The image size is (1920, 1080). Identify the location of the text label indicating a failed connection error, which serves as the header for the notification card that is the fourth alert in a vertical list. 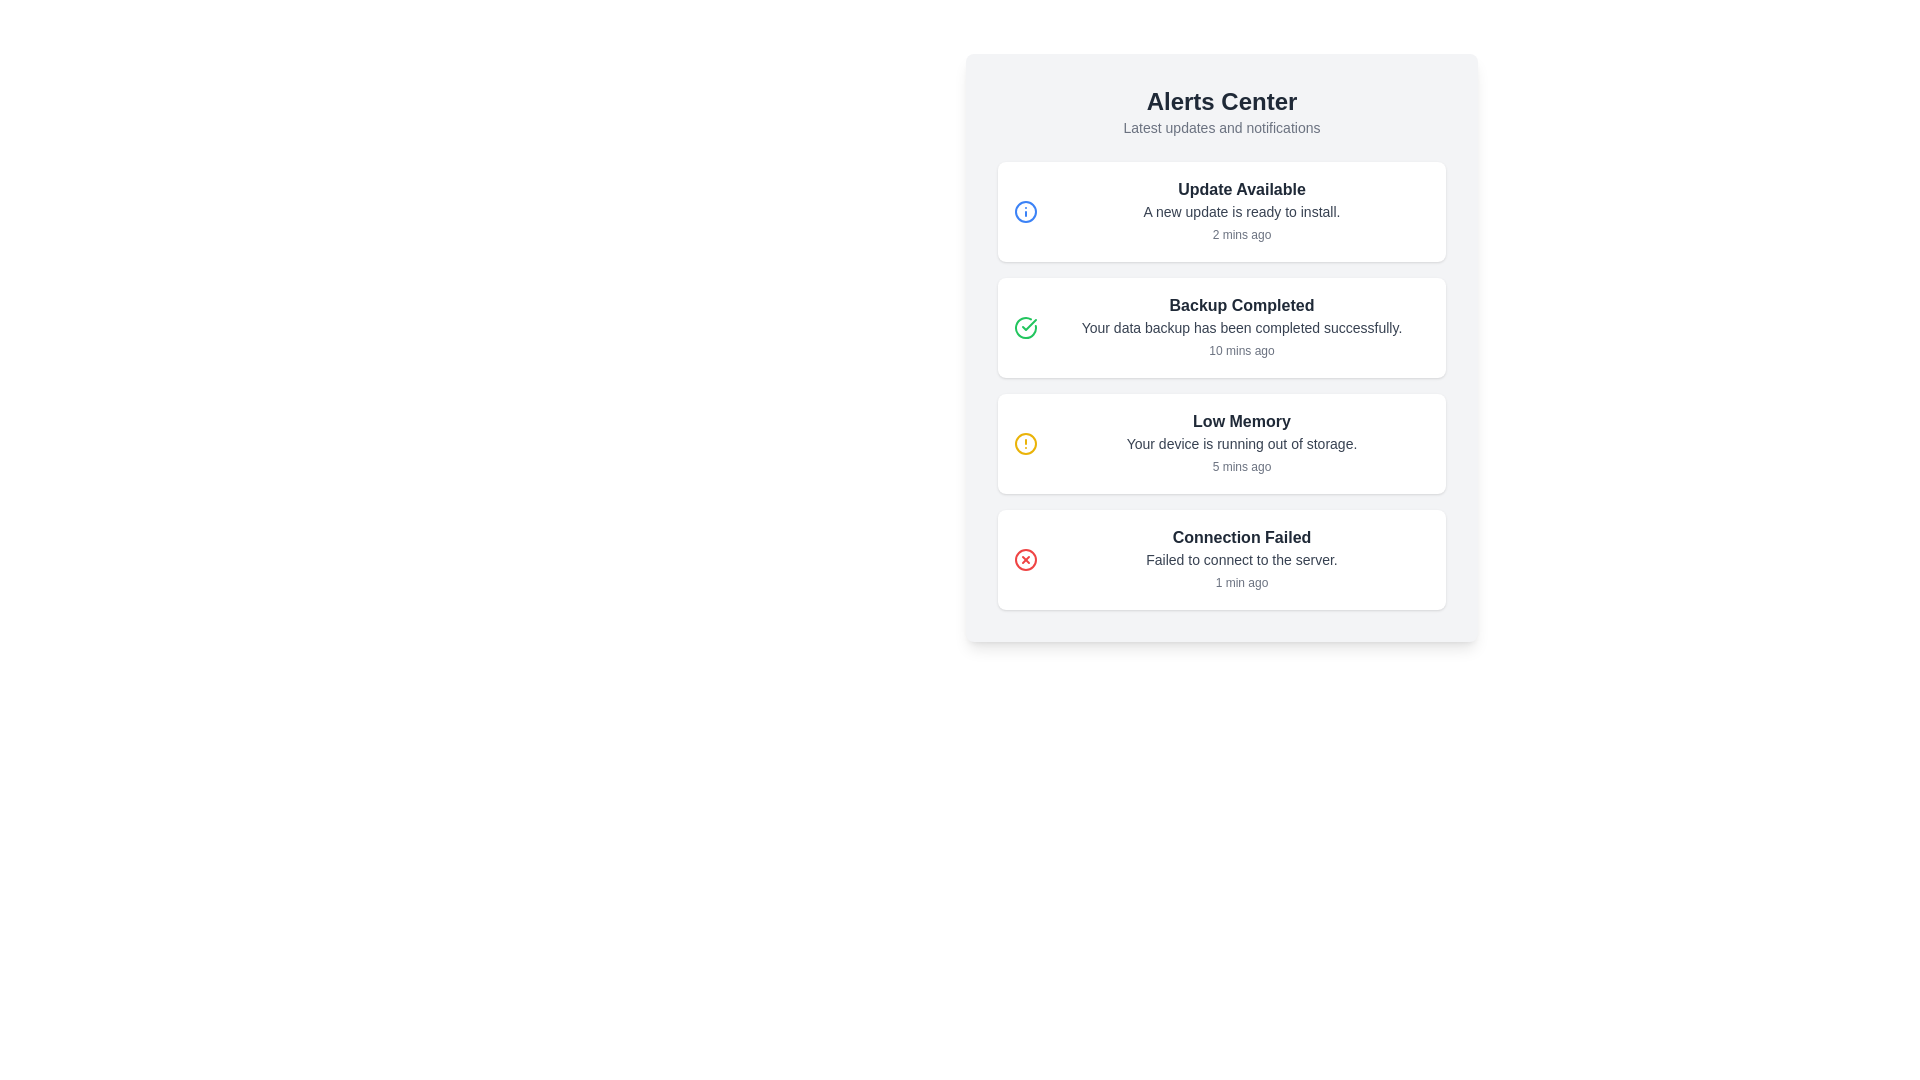
(1241, 536).